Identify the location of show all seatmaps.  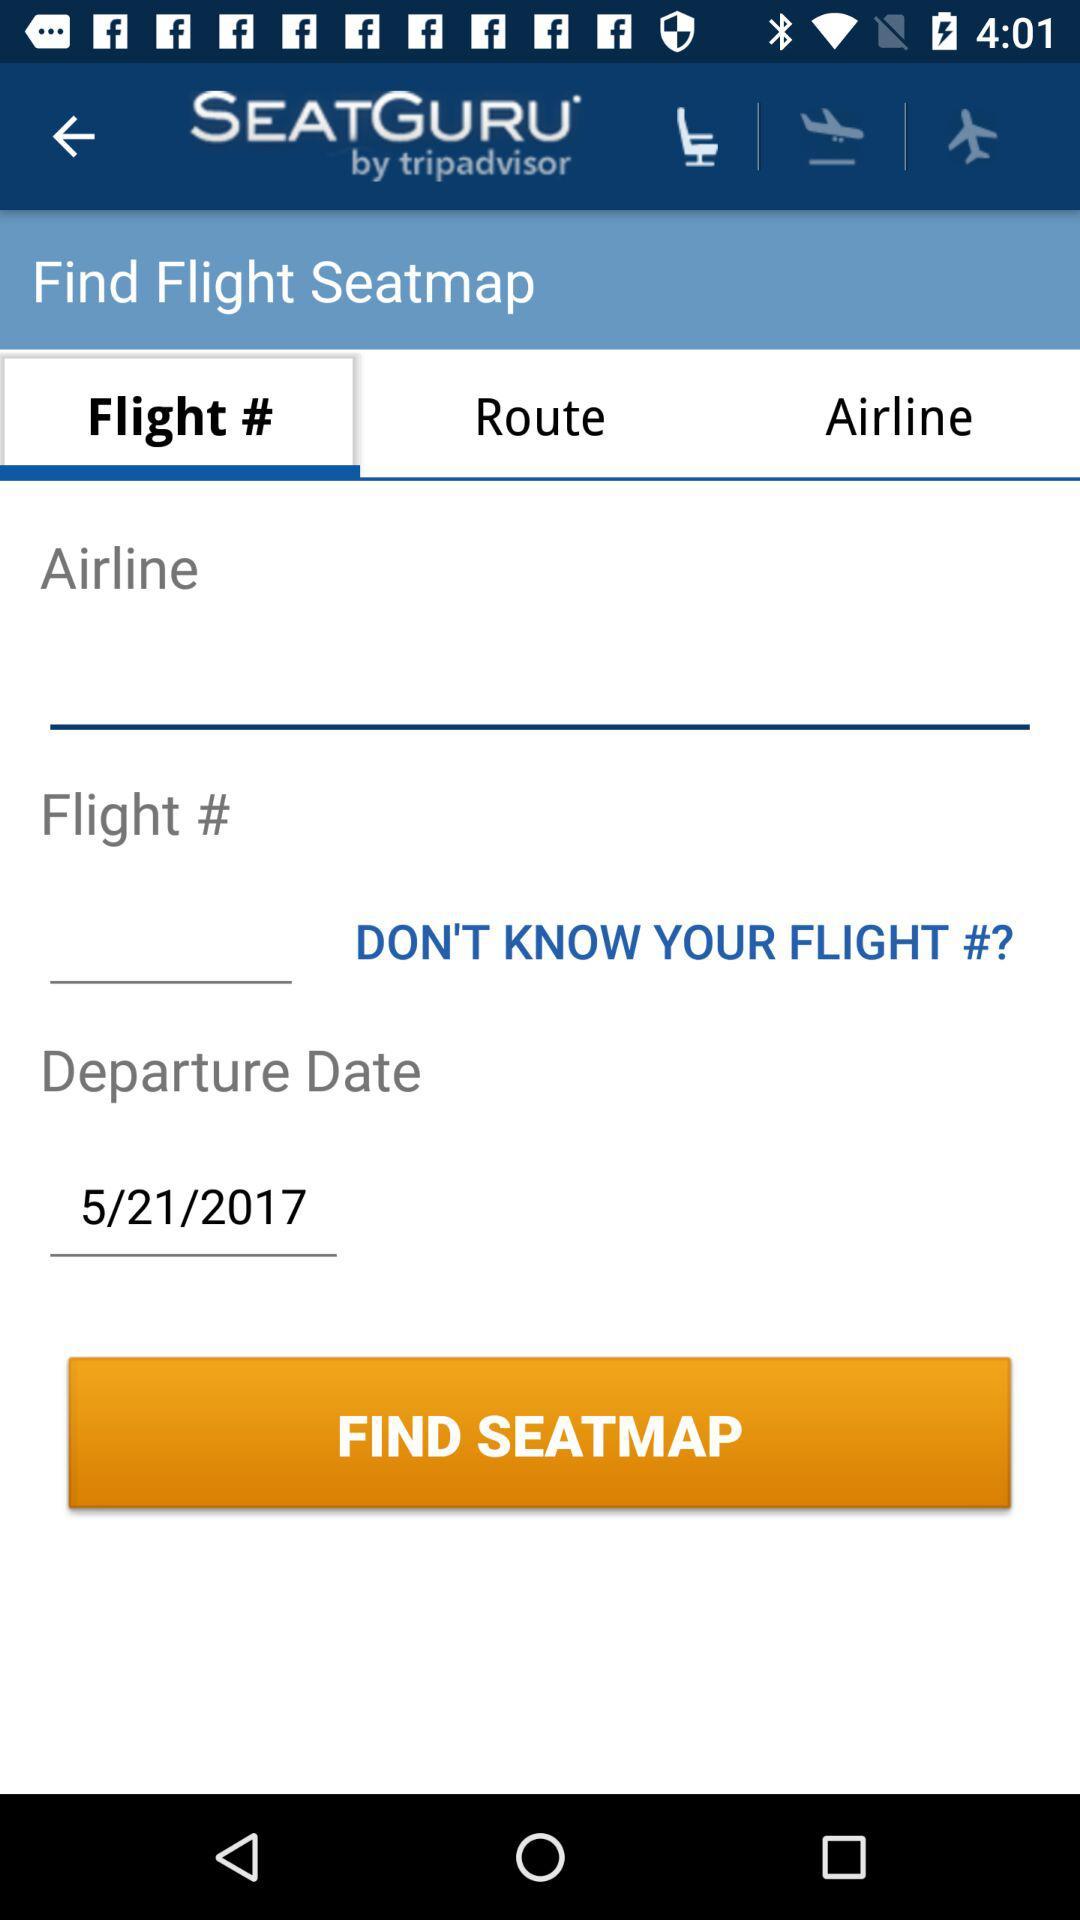
(696, 135).